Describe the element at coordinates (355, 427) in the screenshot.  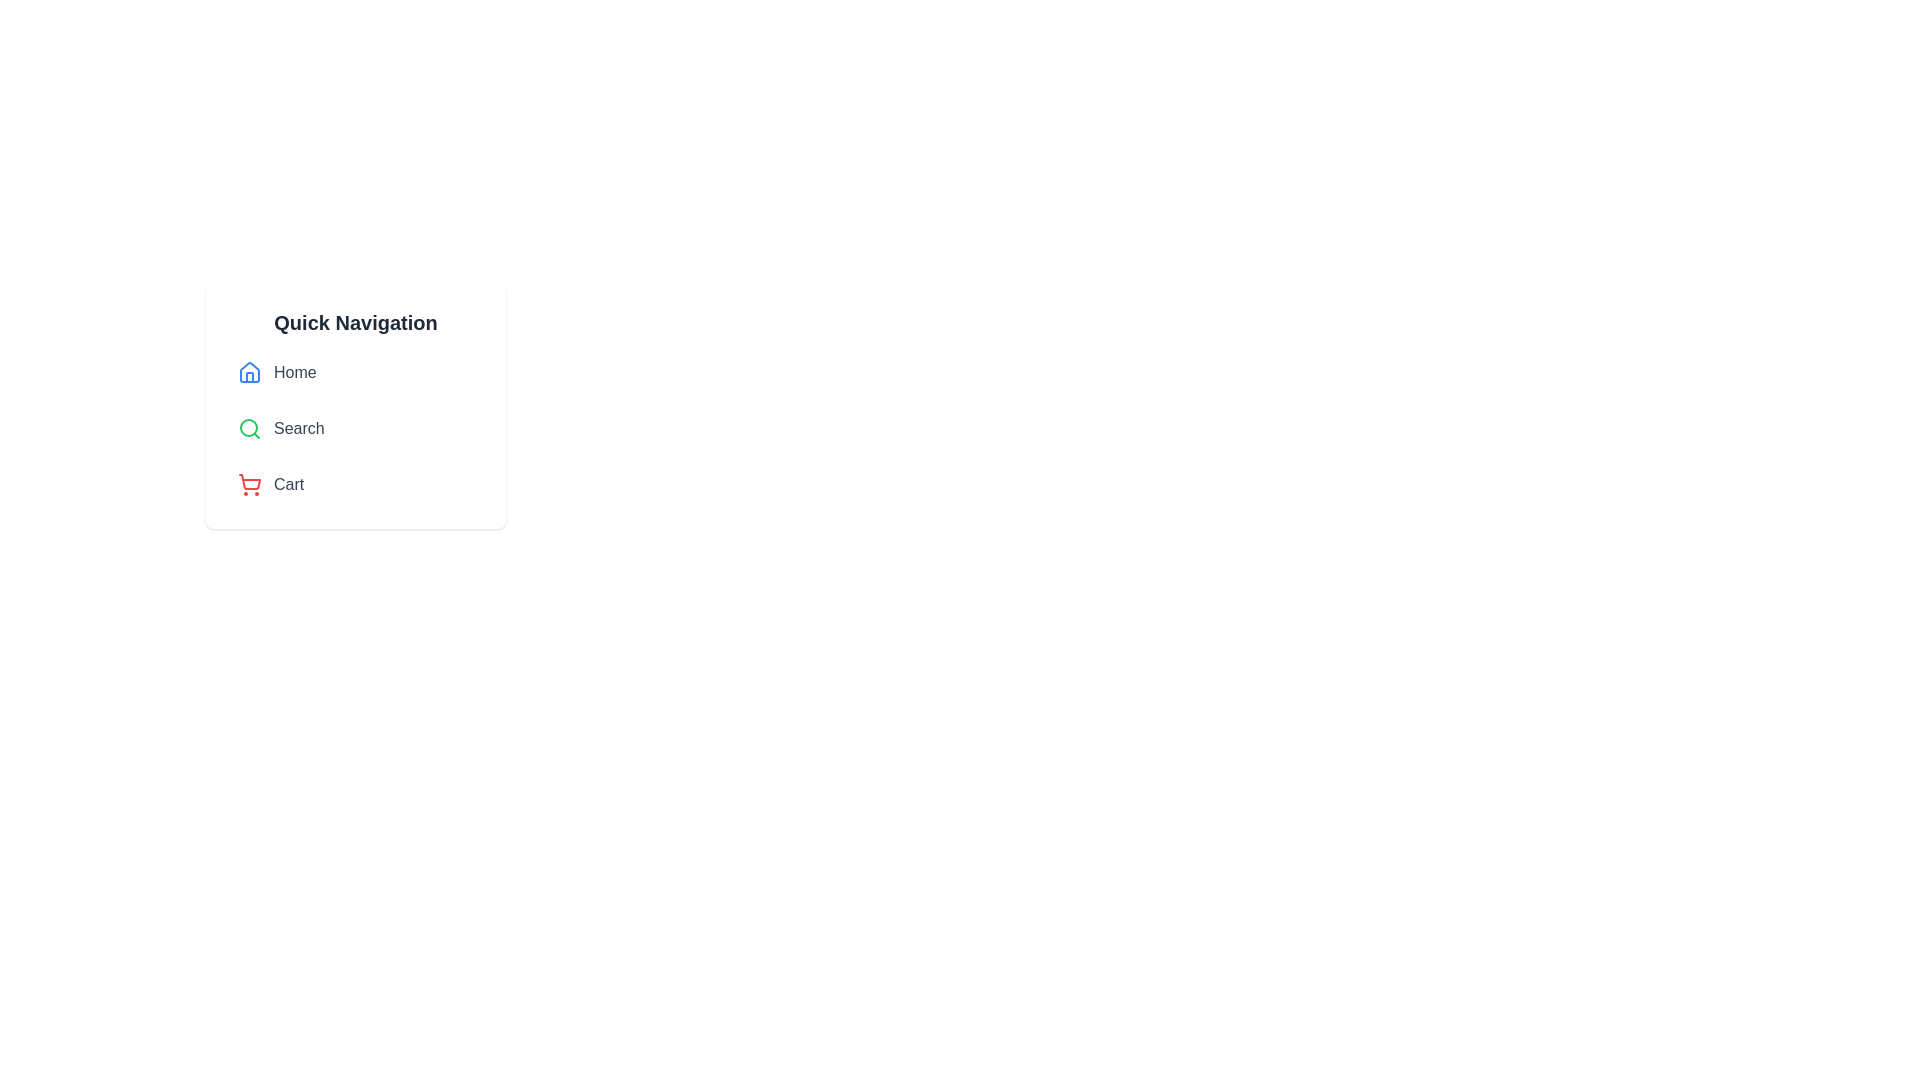
I see `the second navigation item in the vertical navigation menu, located between 'Home' and 'Cart'` at that location.